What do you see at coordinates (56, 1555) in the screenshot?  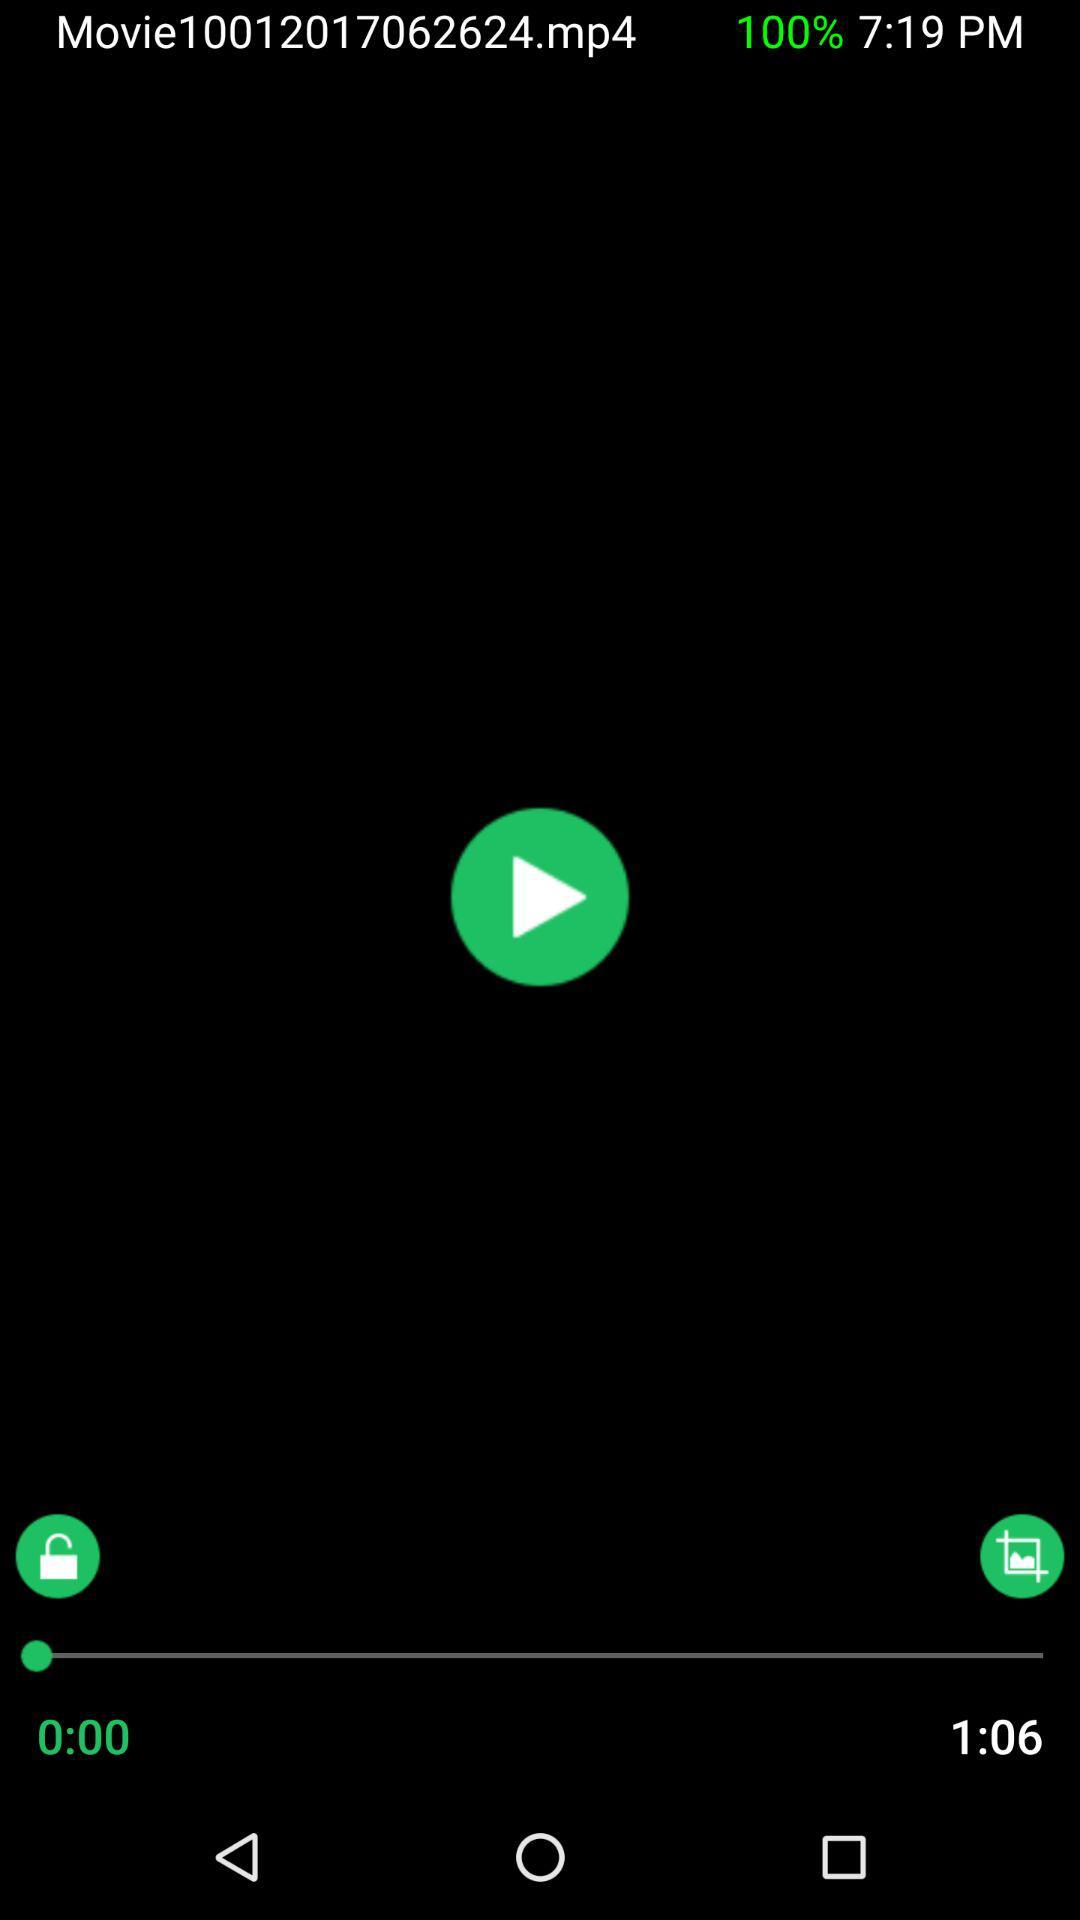 I see `lock screen` at bounding box center [56, 1555].